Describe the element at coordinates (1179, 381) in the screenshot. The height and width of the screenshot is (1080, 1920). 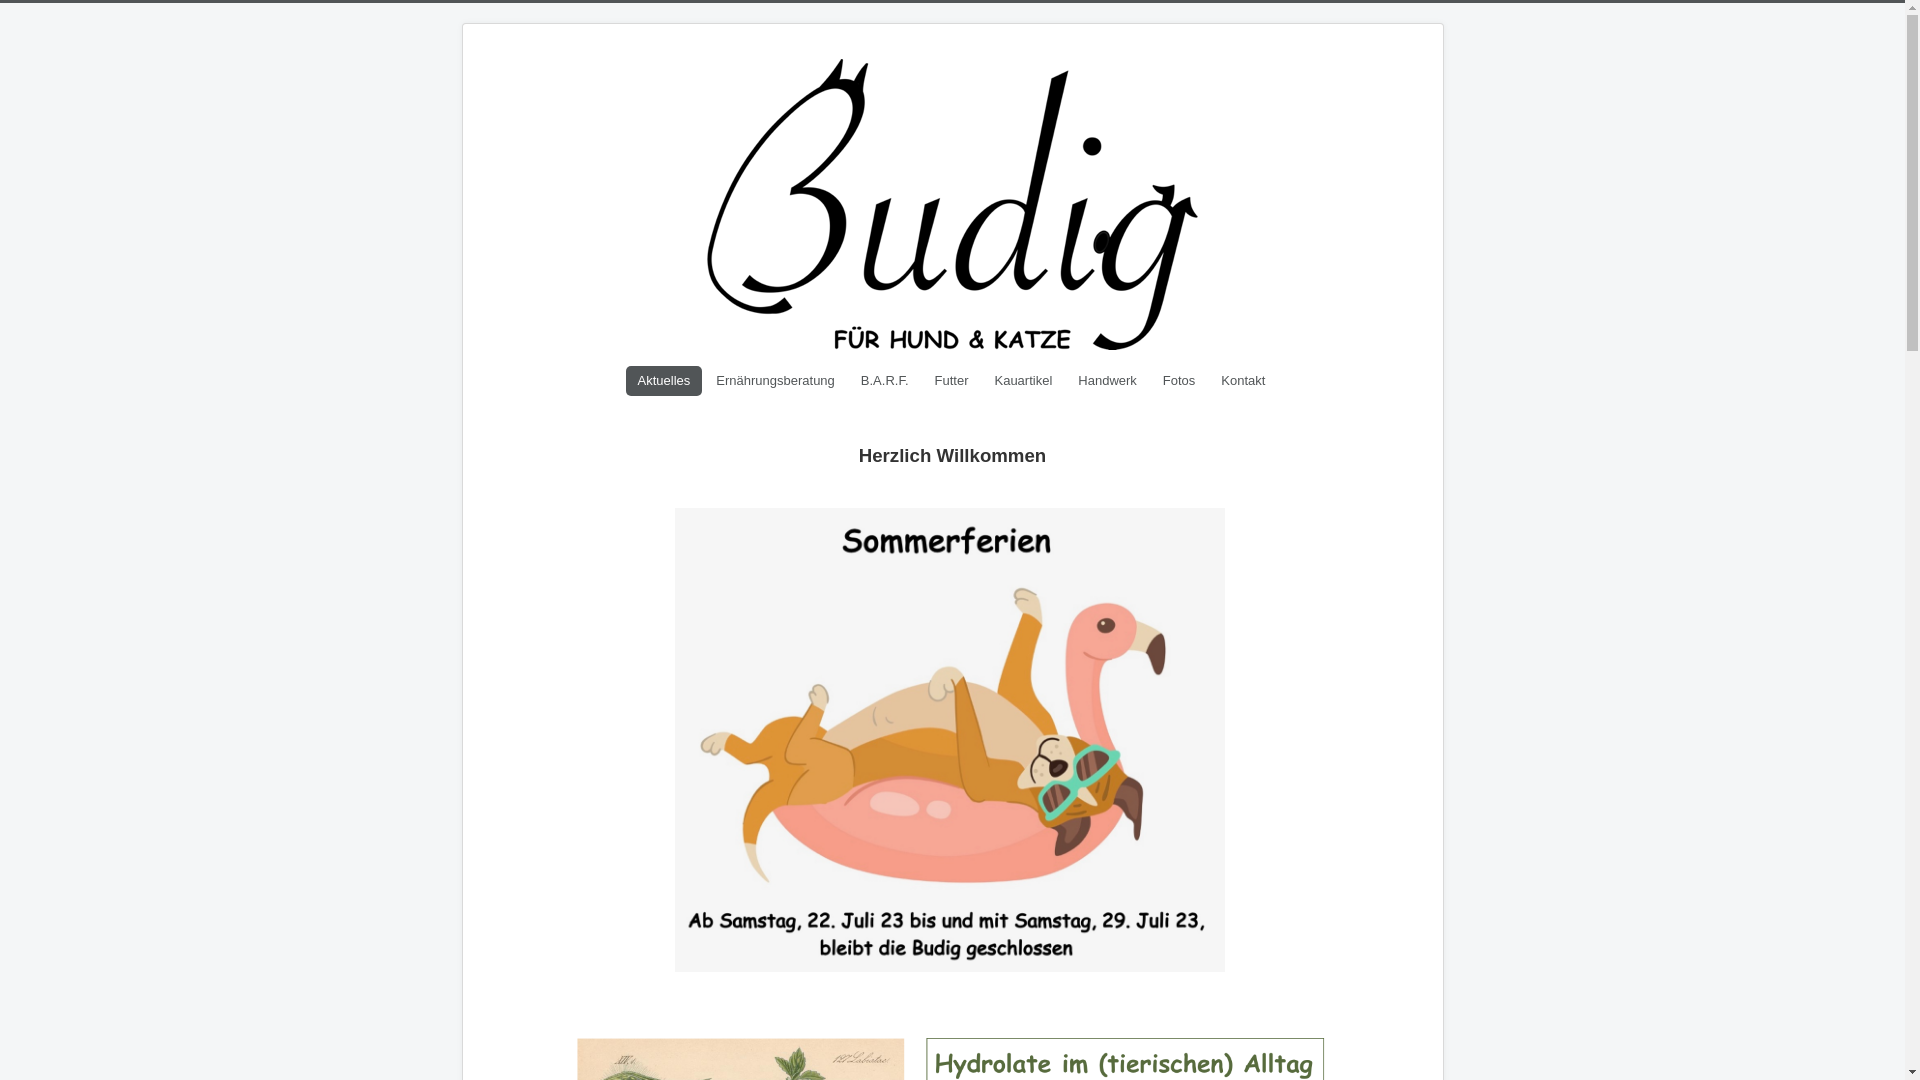
I see `'Fotos'` at that location.